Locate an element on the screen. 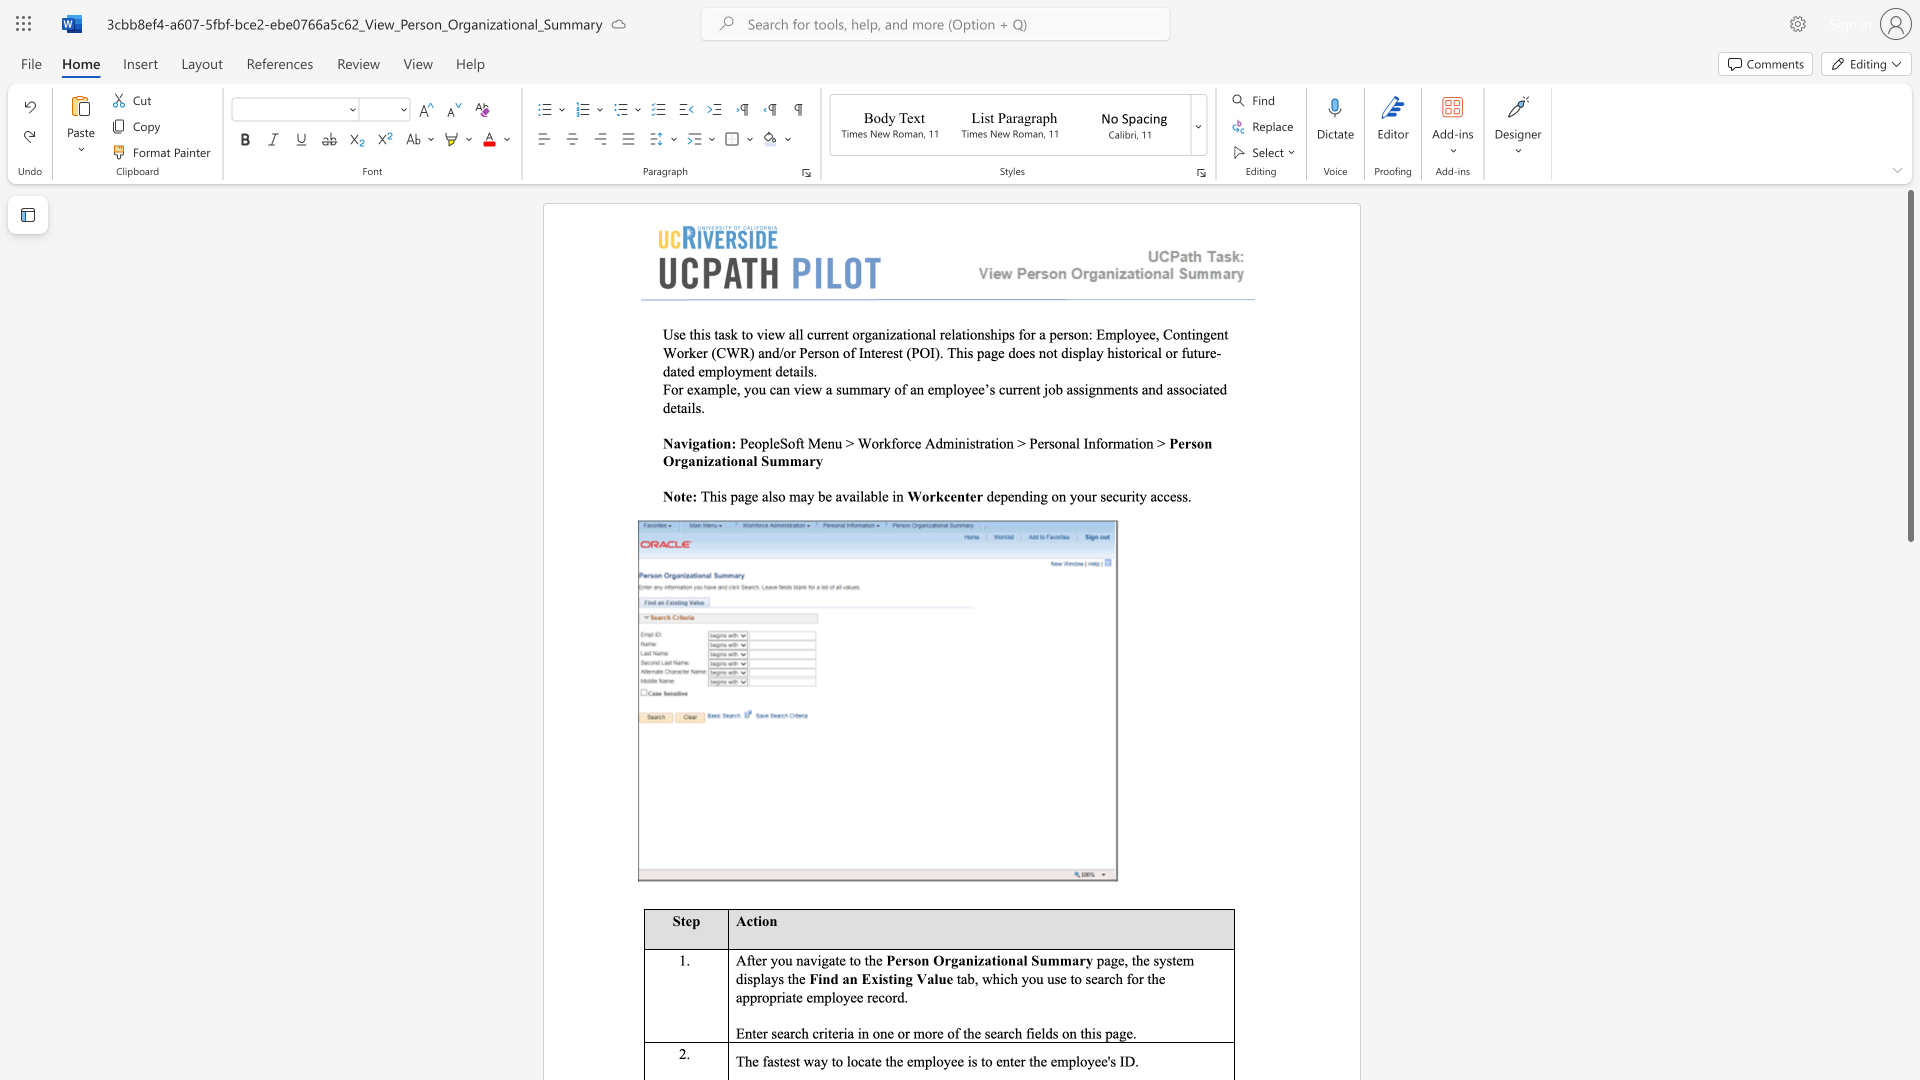  the subset text "ent deta" within the text "Use this task to view all current organizational relationships for a person: Employee, Contingent Worker (CWR) and/or Person of Interest (POI). This page does not display historical or future- dated employment details." is located at coordinates (752, 371).